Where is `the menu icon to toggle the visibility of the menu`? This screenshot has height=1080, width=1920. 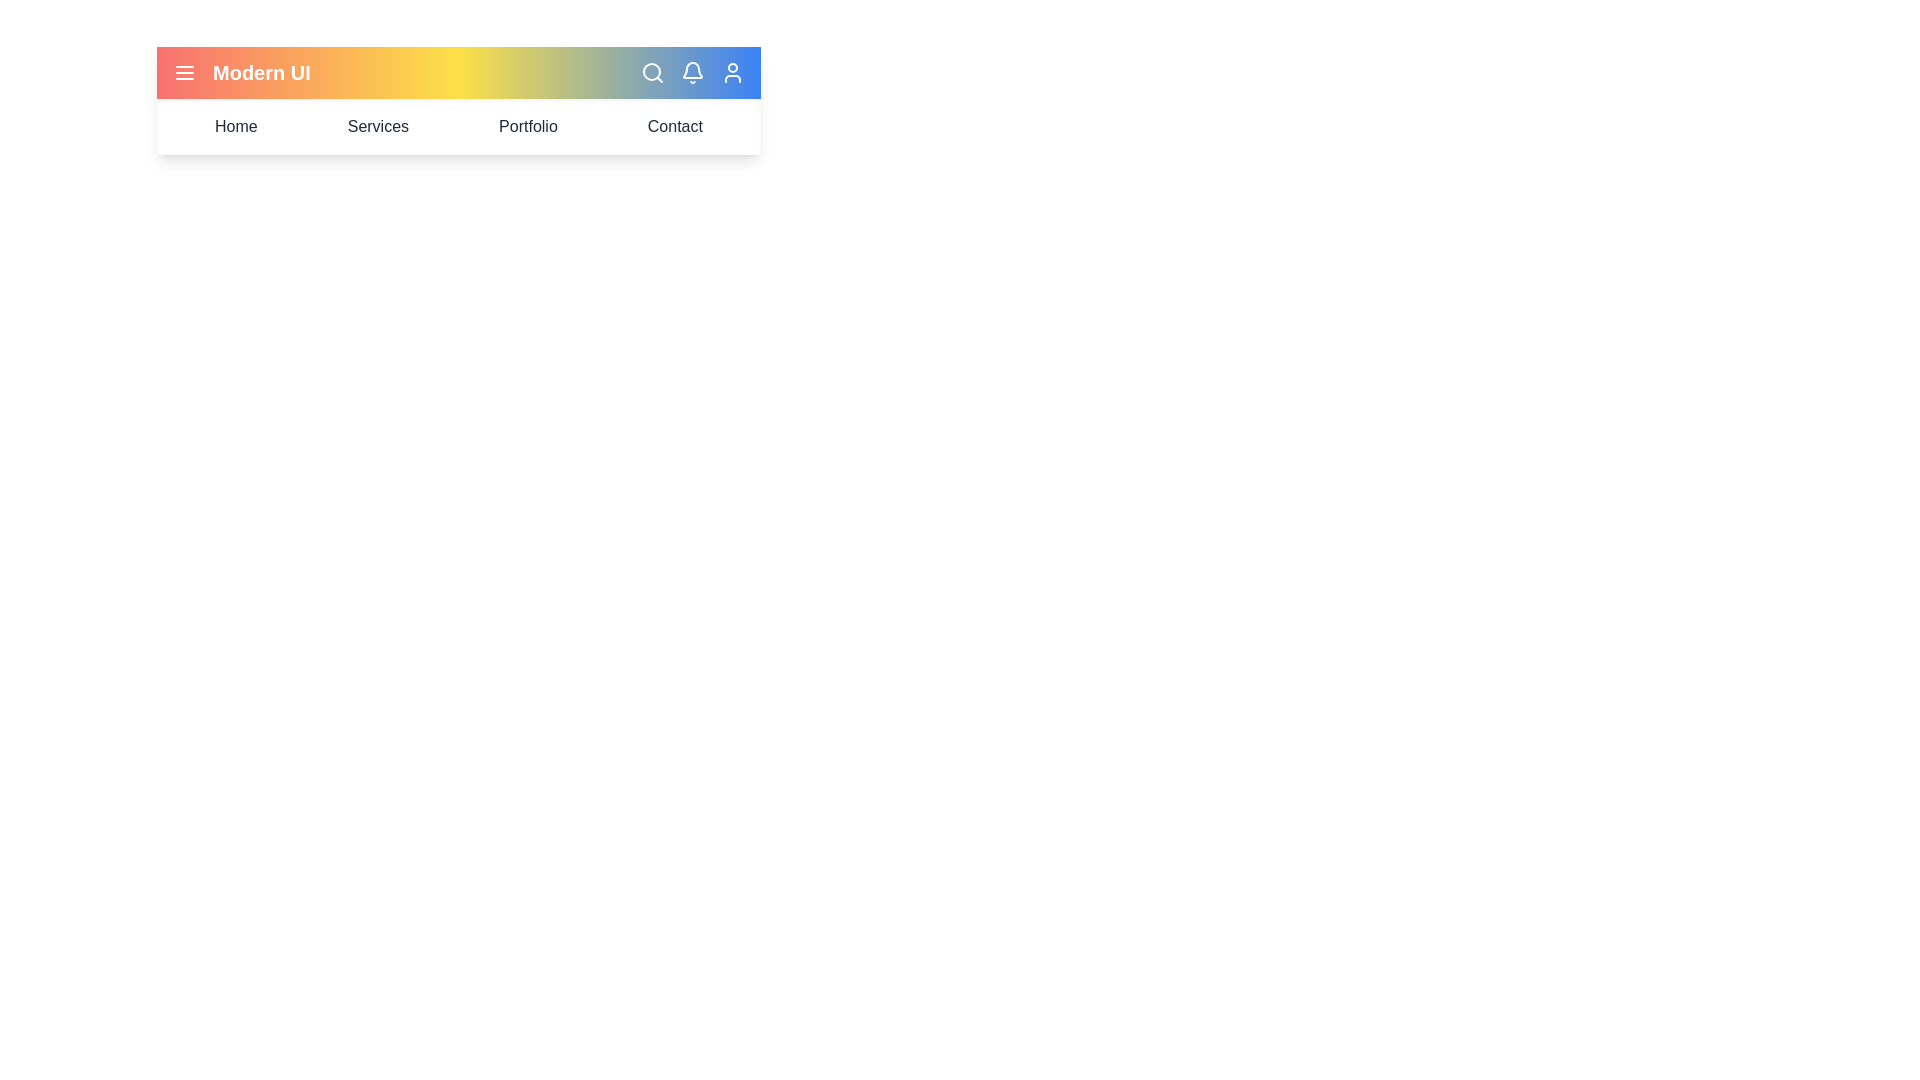
the menu icon to toggle the visibility of the menu is located at coordinates (185, 72).